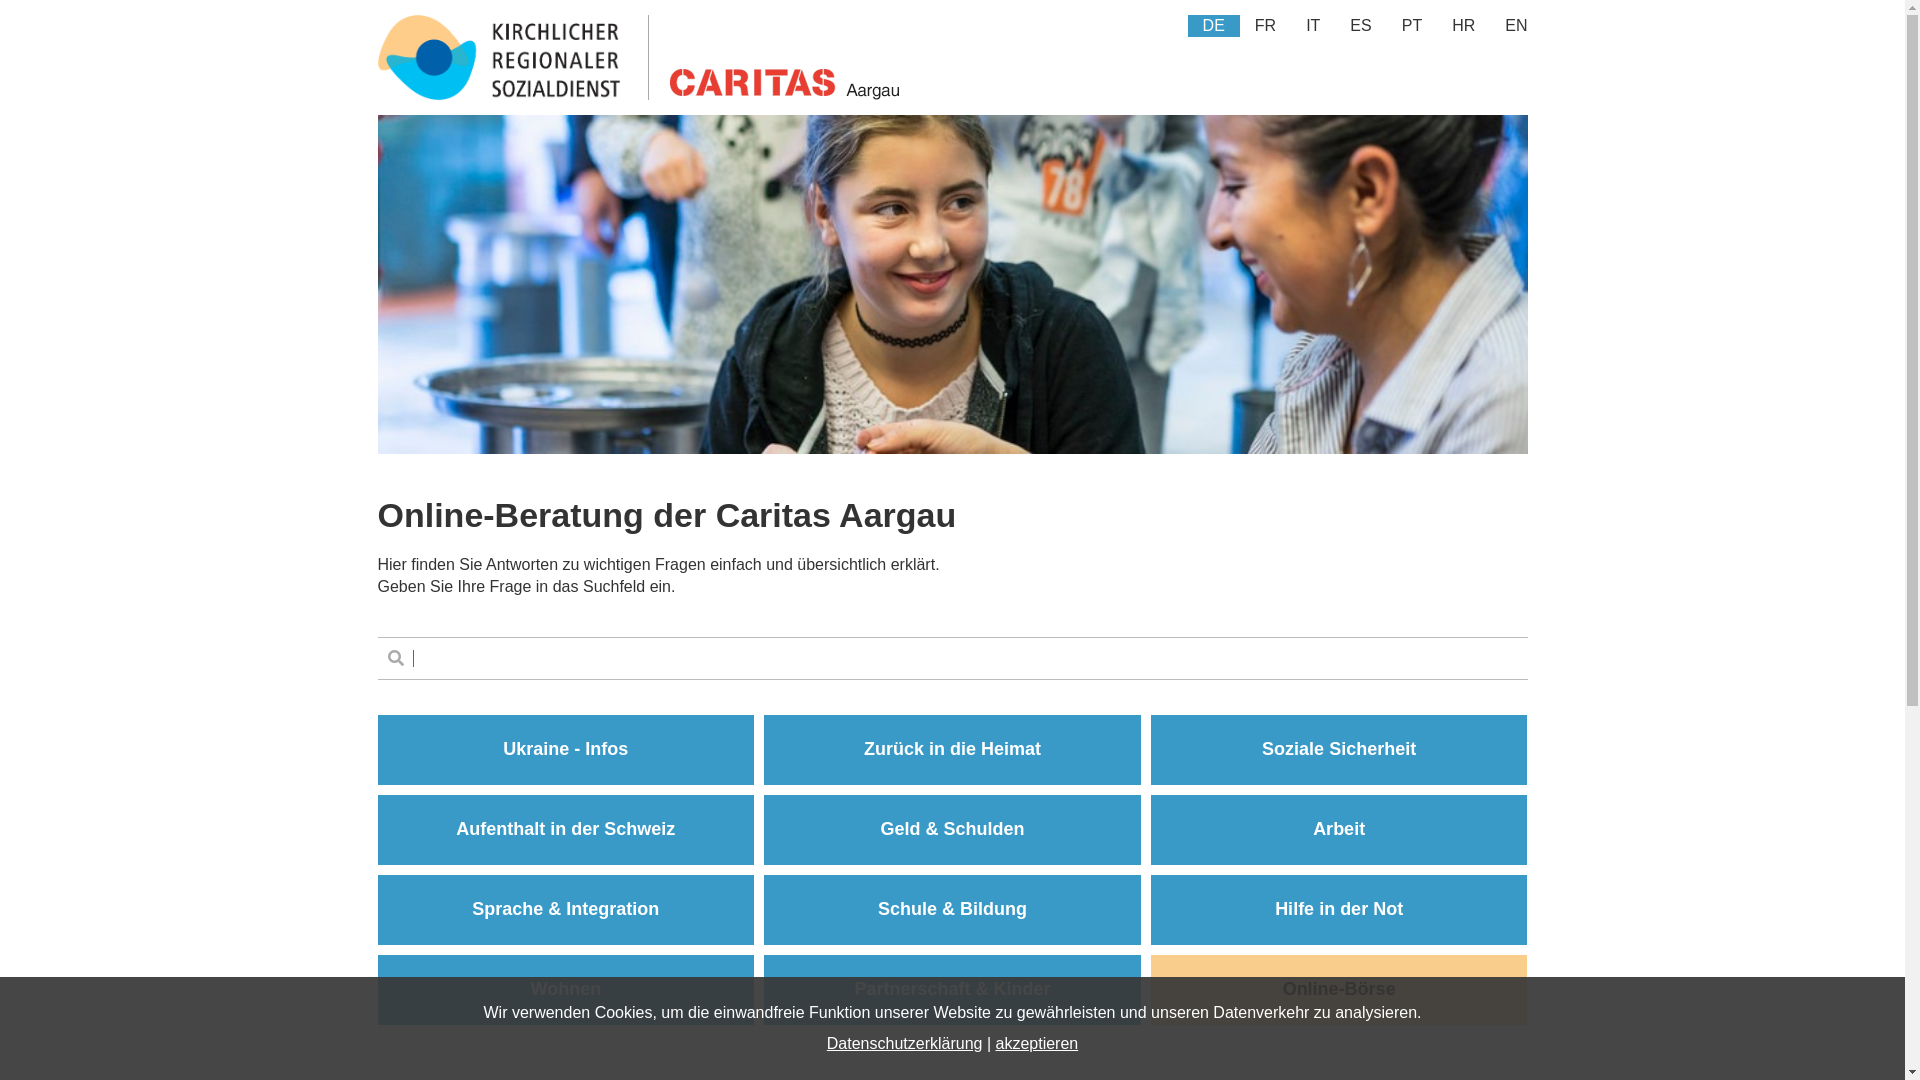 This screenshot has width=1920, height=1080. Describe the element at coordinates (1339, 910) in the screenshot. I see `'Hilfe in der Not'` at that location.